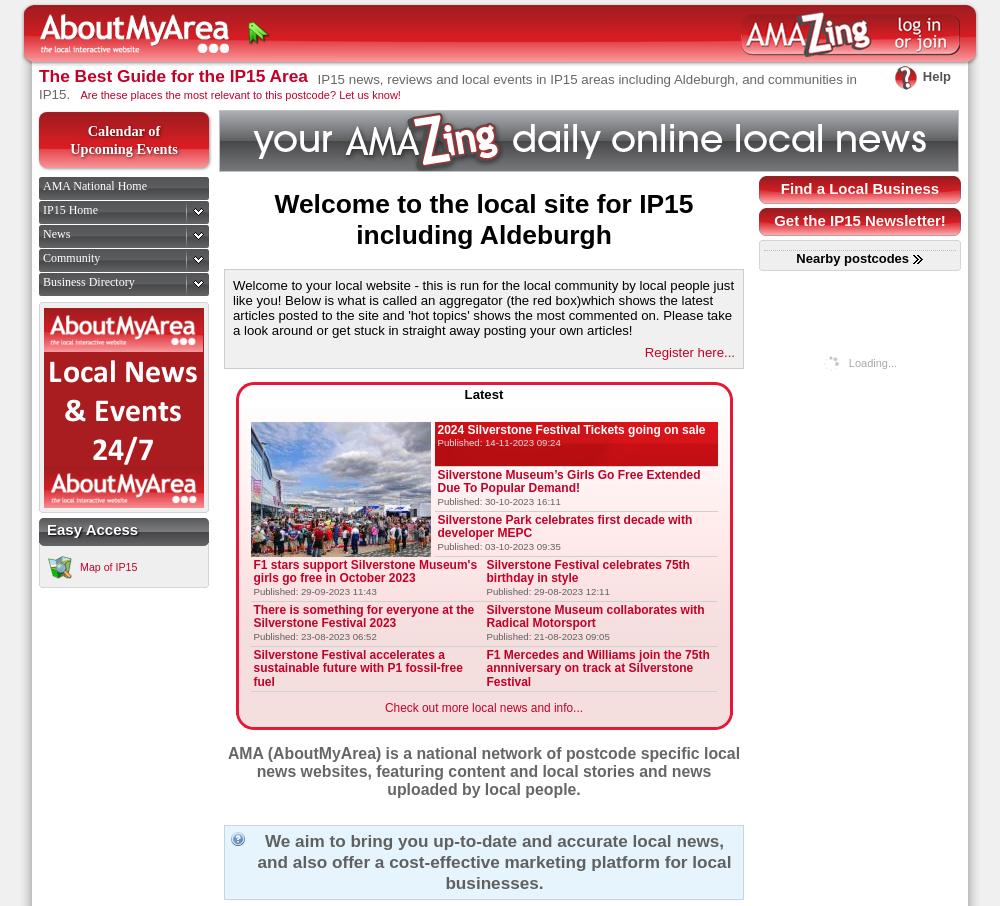  What do you see at coordinates (497, 544) in the screenshot?
I see `'Published: 03-10-2023 09:35'` at bounding box center [497, 544].